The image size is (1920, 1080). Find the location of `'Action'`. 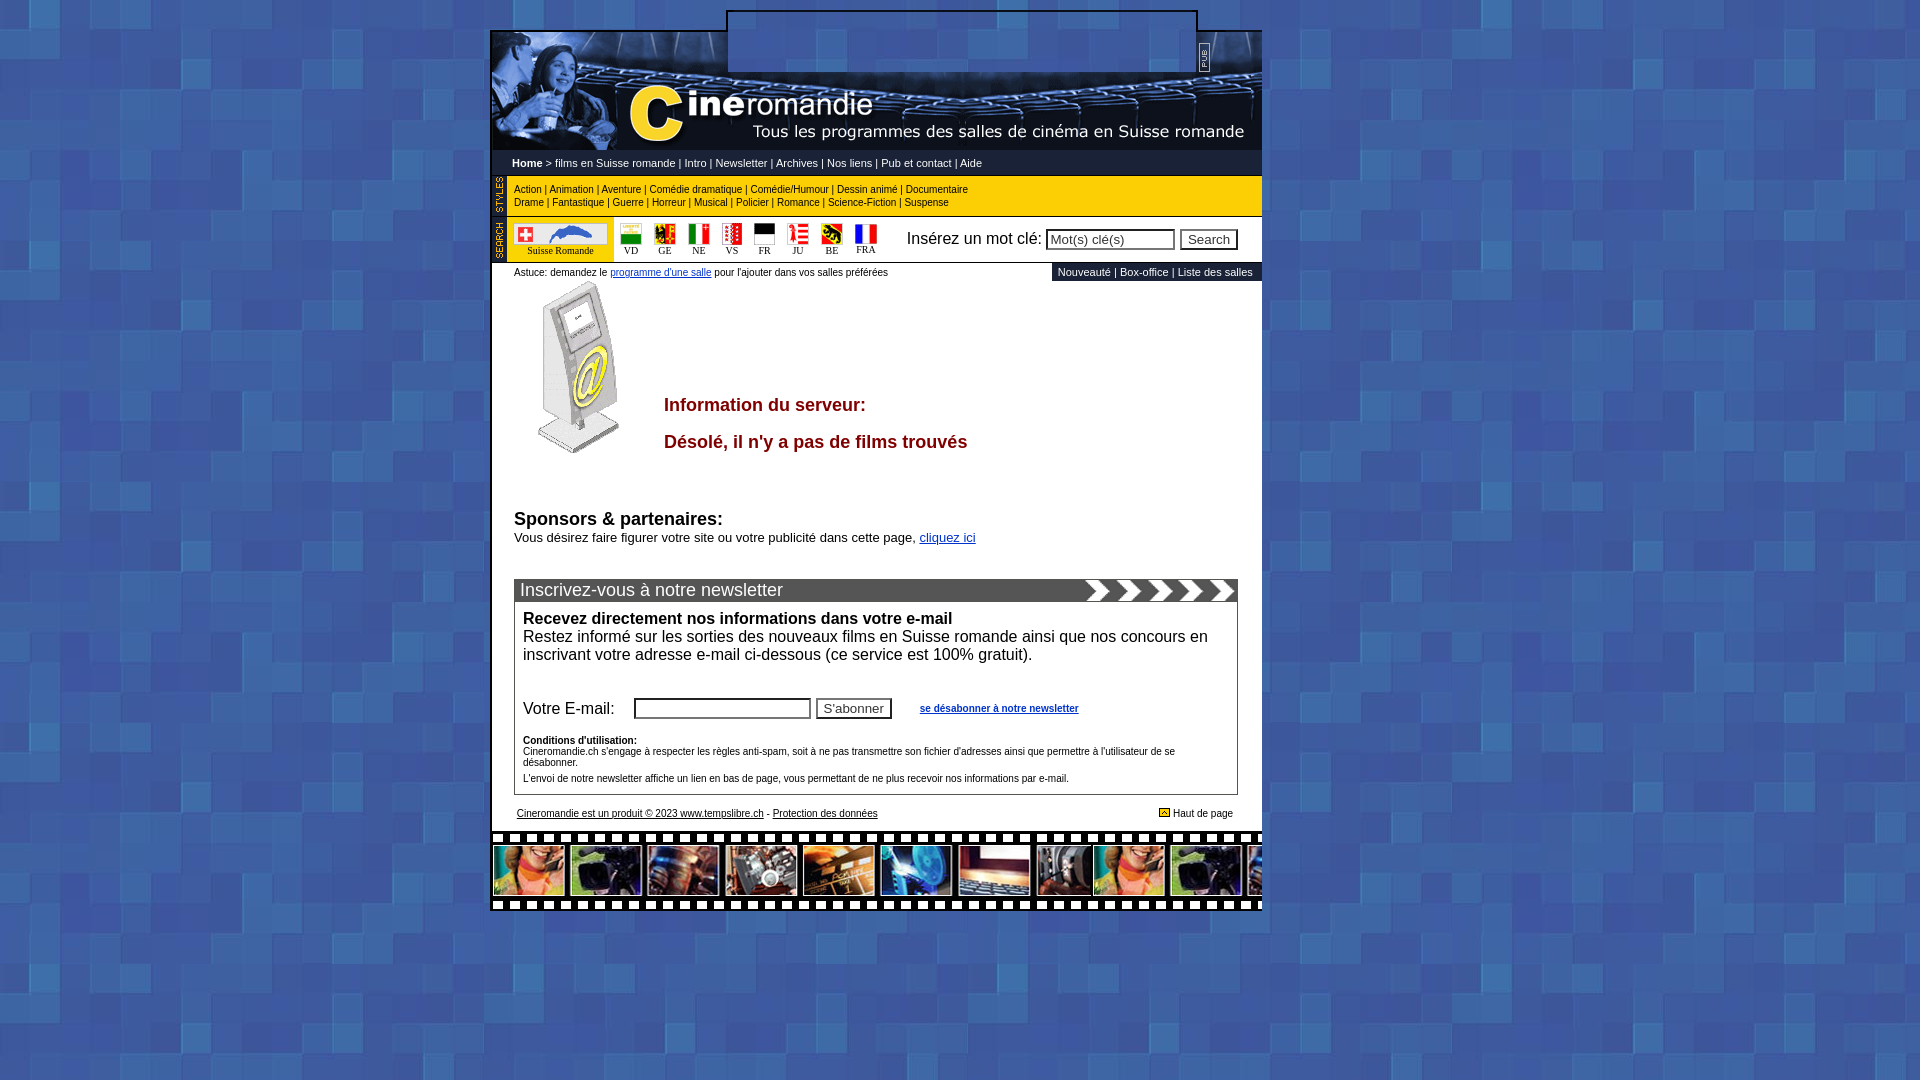

'Action' is located at coordinates (528, 189).